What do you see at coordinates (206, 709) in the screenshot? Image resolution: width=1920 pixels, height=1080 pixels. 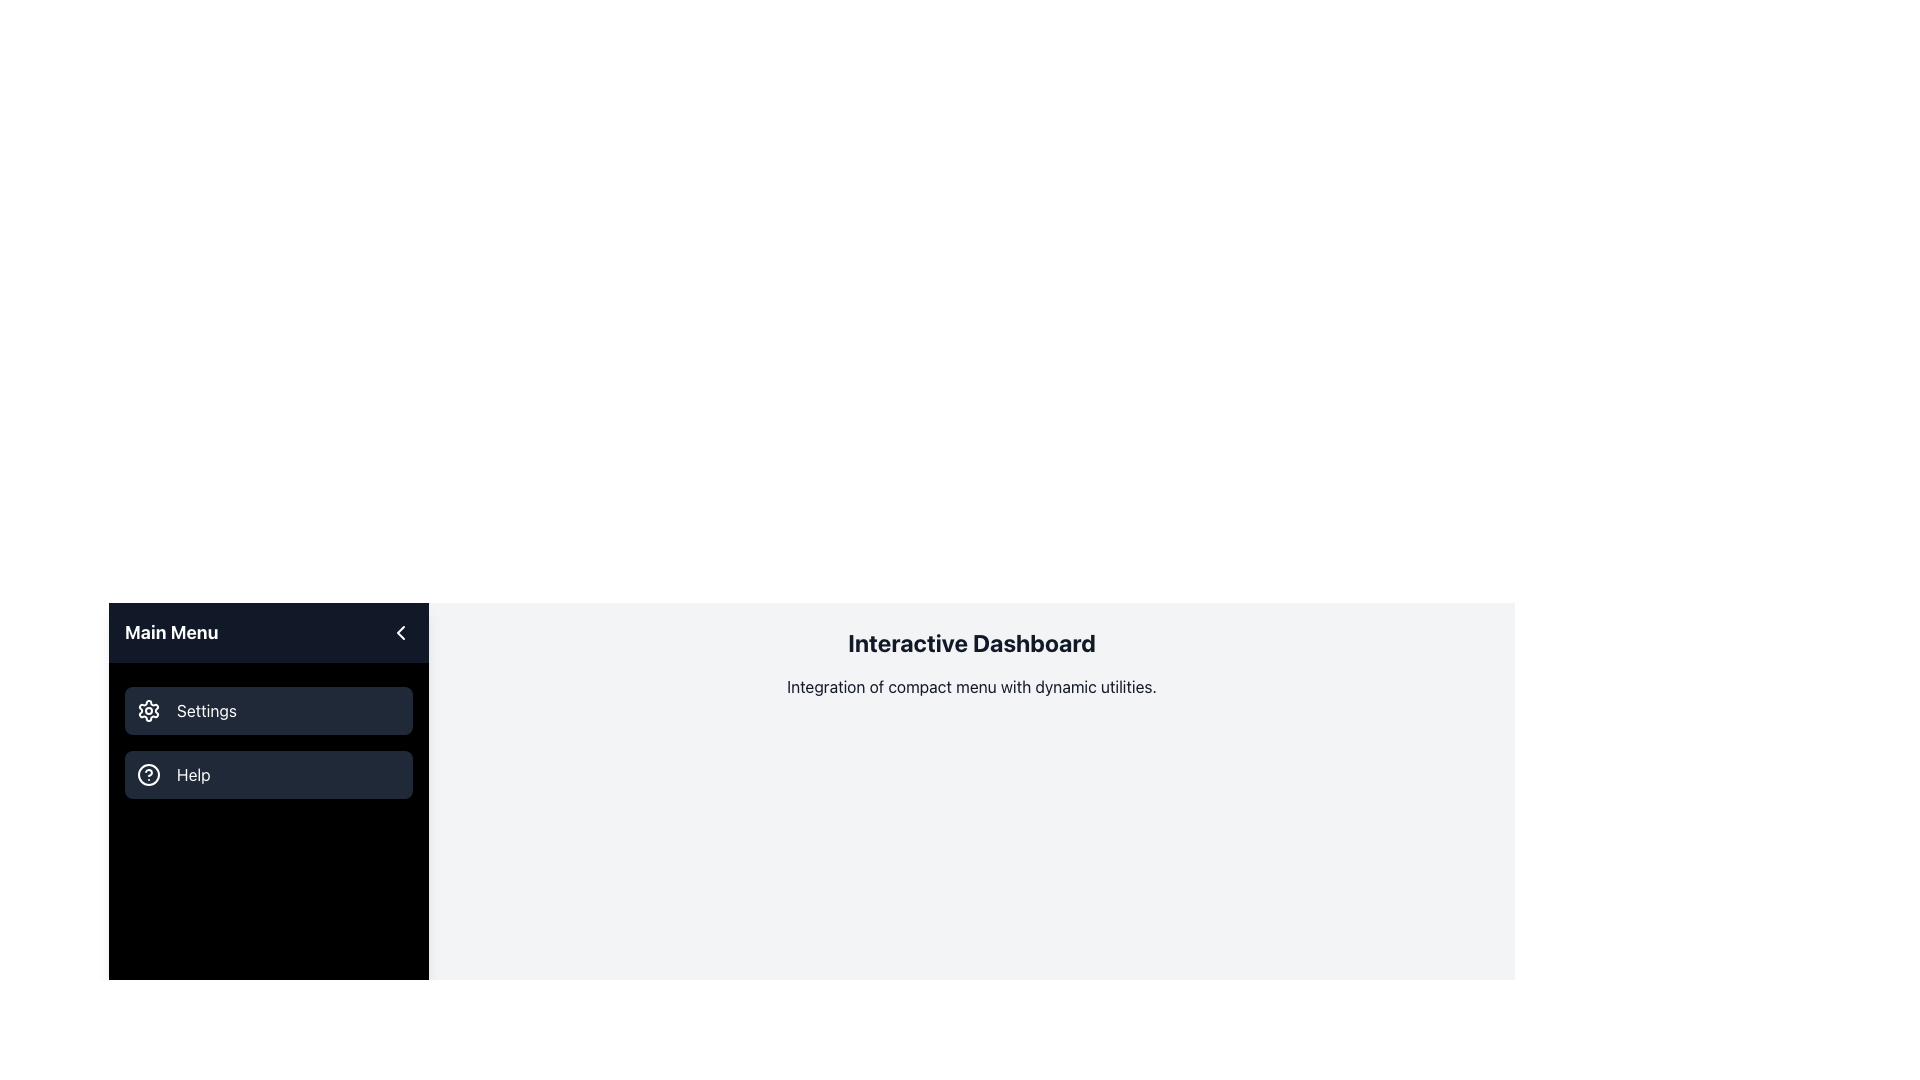 I see `static text label that describes the settings option in the menu, positioned to the right of the settings icon` at bounding box center [206, 709].